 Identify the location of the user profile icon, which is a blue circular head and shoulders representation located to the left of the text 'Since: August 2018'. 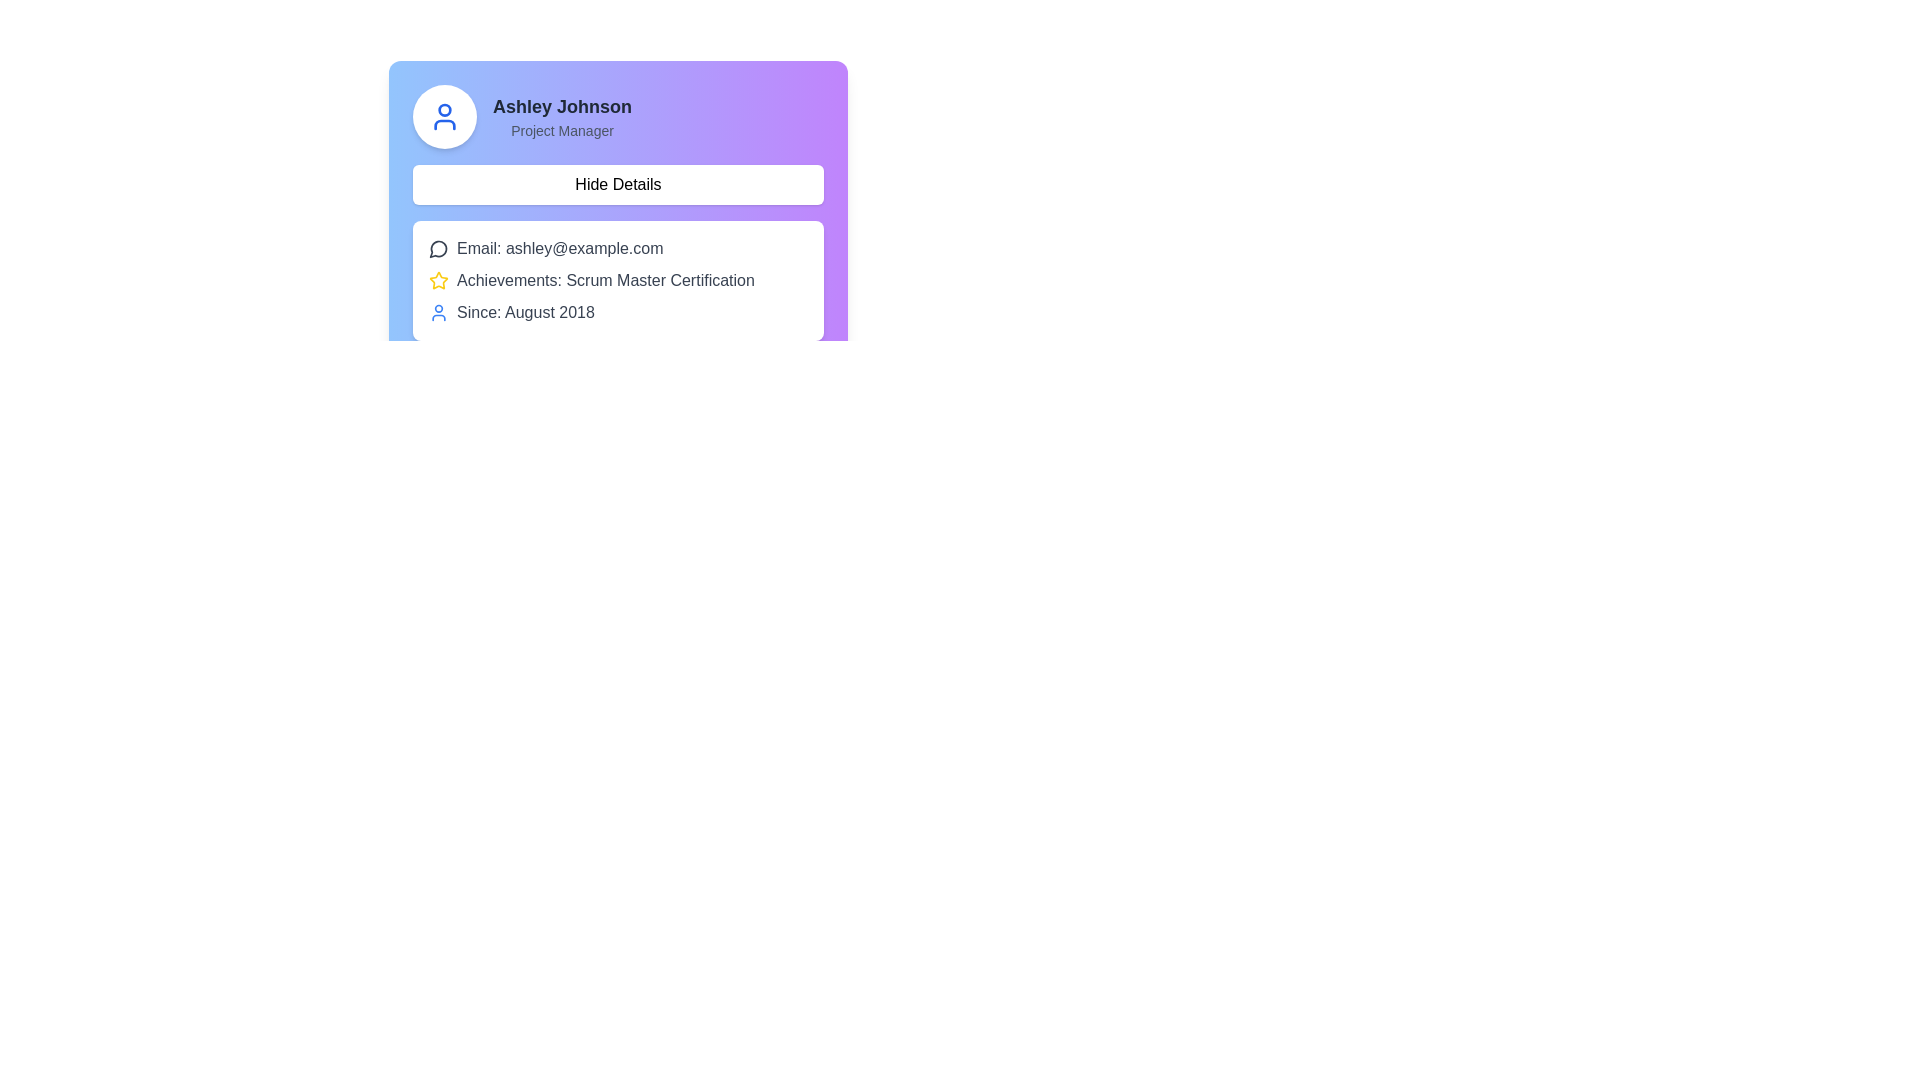
(437, 312).